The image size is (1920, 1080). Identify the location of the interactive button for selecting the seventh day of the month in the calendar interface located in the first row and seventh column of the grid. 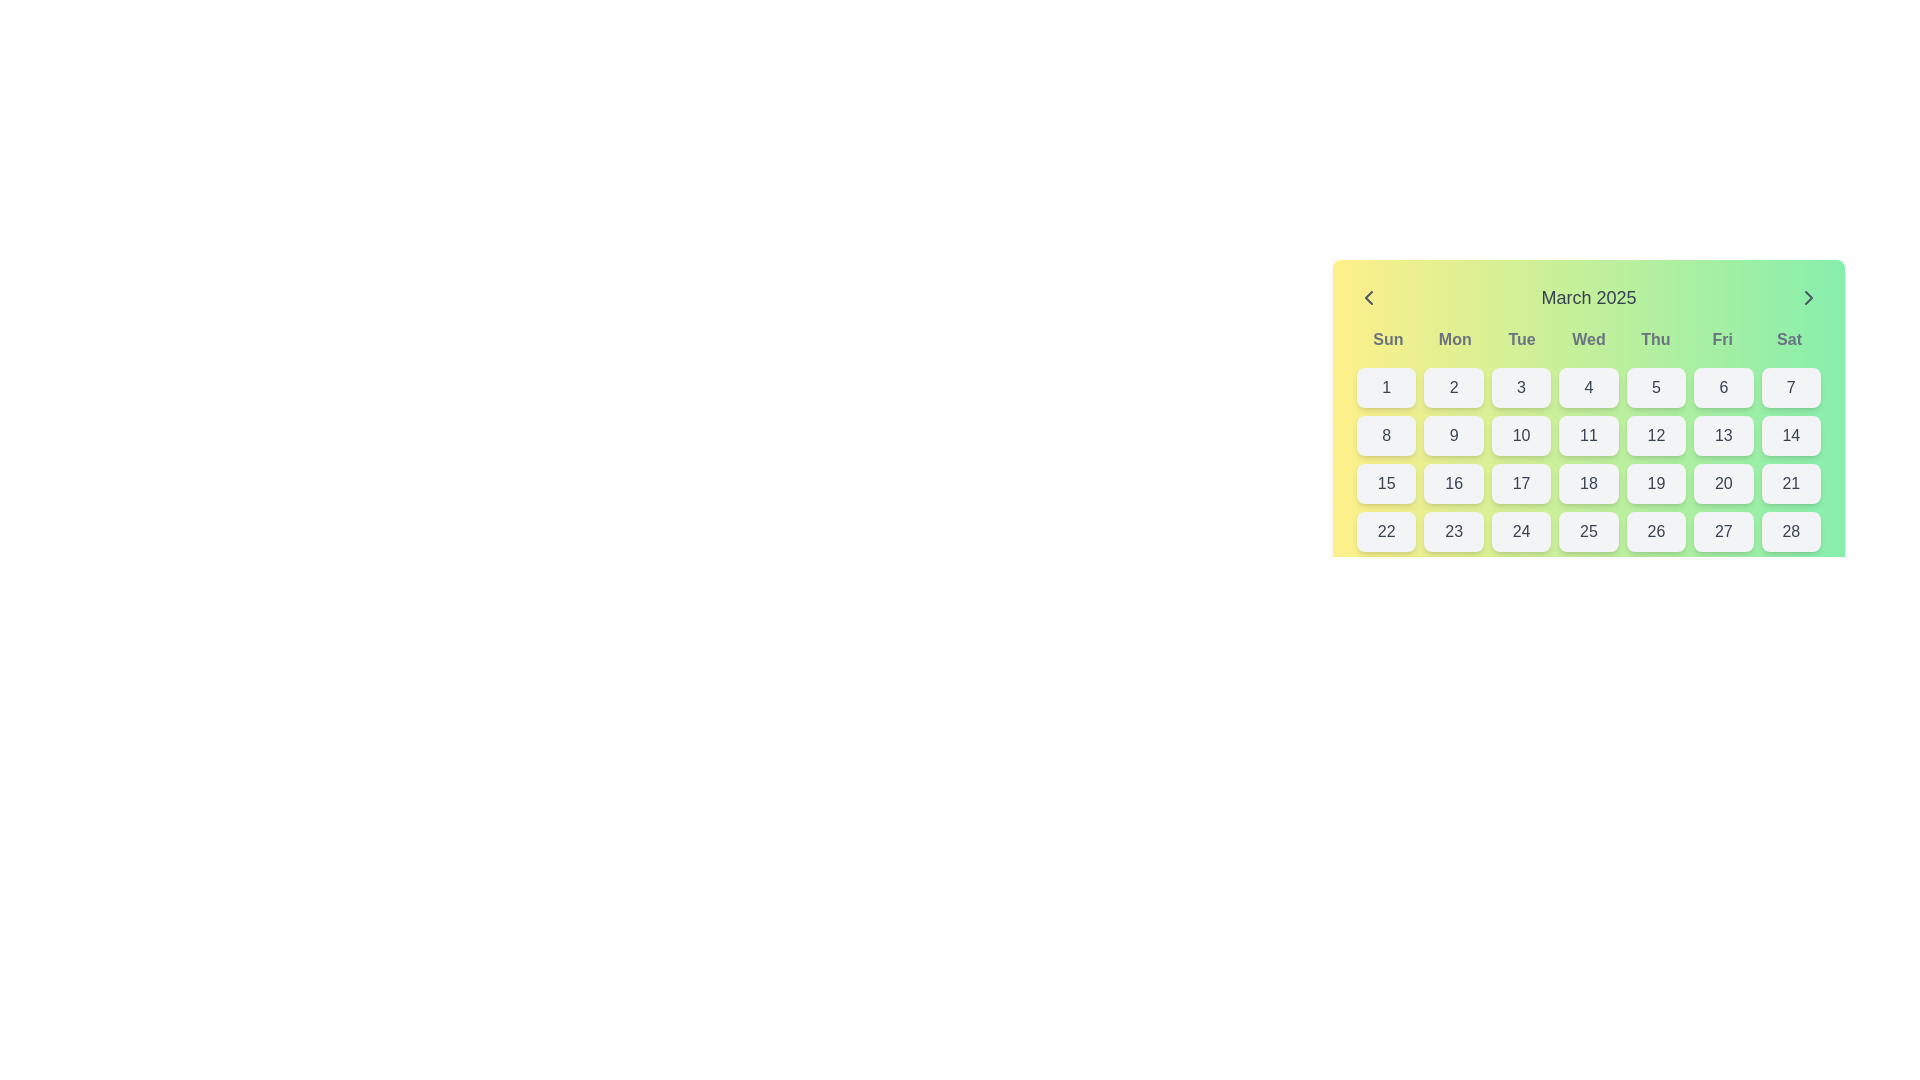
(1790, 388).